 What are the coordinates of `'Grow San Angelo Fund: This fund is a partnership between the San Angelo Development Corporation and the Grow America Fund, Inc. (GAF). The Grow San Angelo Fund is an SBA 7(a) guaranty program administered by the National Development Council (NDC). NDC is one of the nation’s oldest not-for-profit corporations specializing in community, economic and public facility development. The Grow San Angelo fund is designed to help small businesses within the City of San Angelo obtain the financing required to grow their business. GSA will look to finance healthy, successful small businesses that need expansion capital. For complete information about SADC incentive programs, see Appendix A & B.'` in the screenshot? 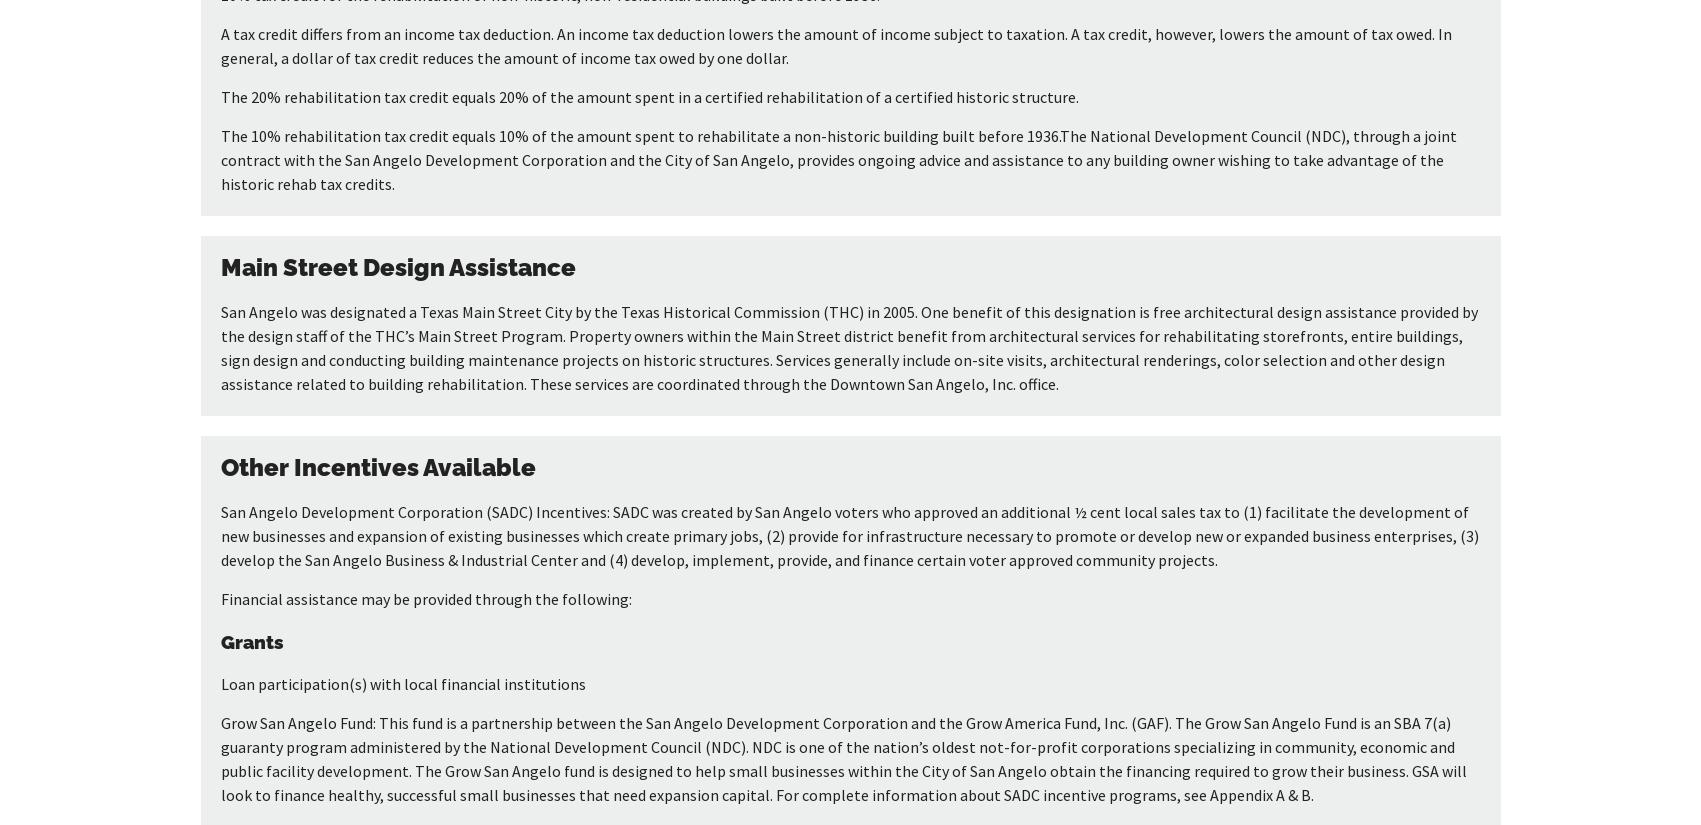 It's located at (218, 759).